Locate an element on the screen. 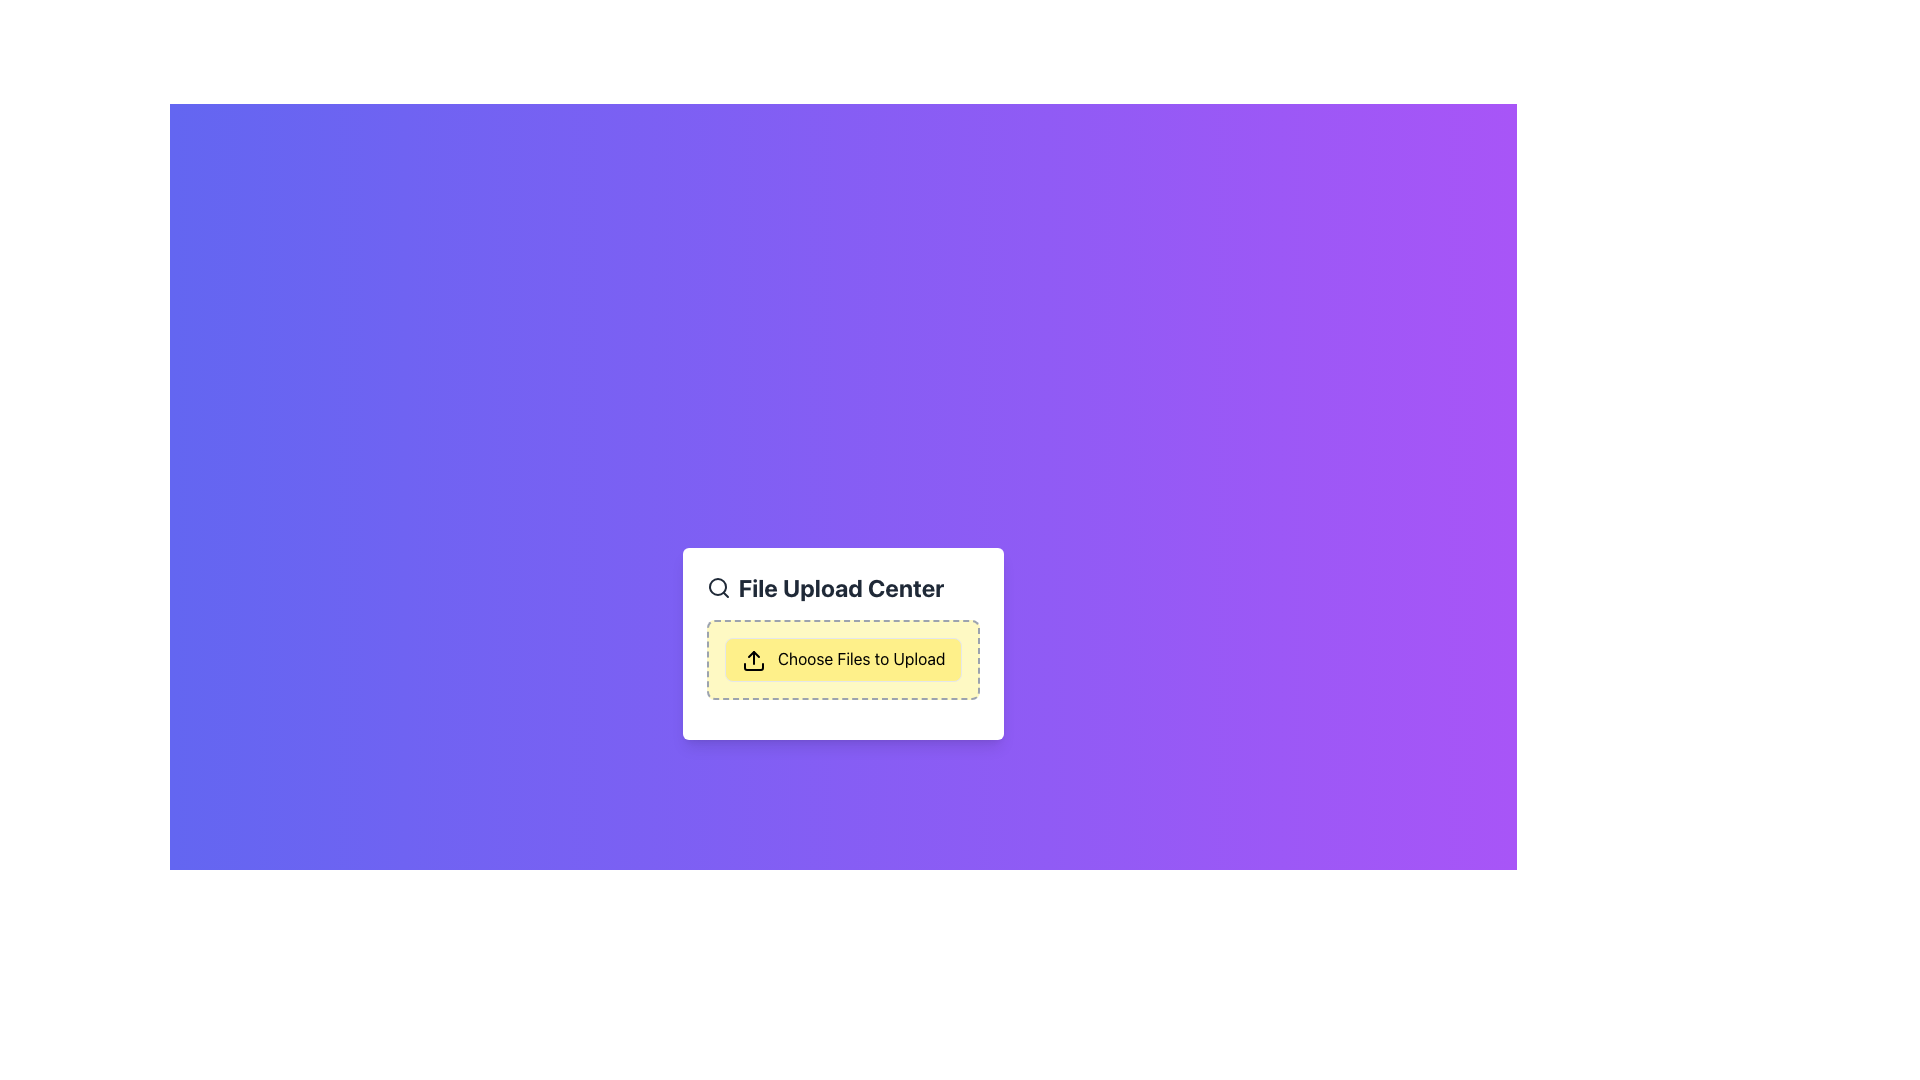 This screenshot has height=1080, width=1920. the 'Choose Files to Upload' button, which features a yellow background, black border, and rounded corners is located at coordinates (843, 659).